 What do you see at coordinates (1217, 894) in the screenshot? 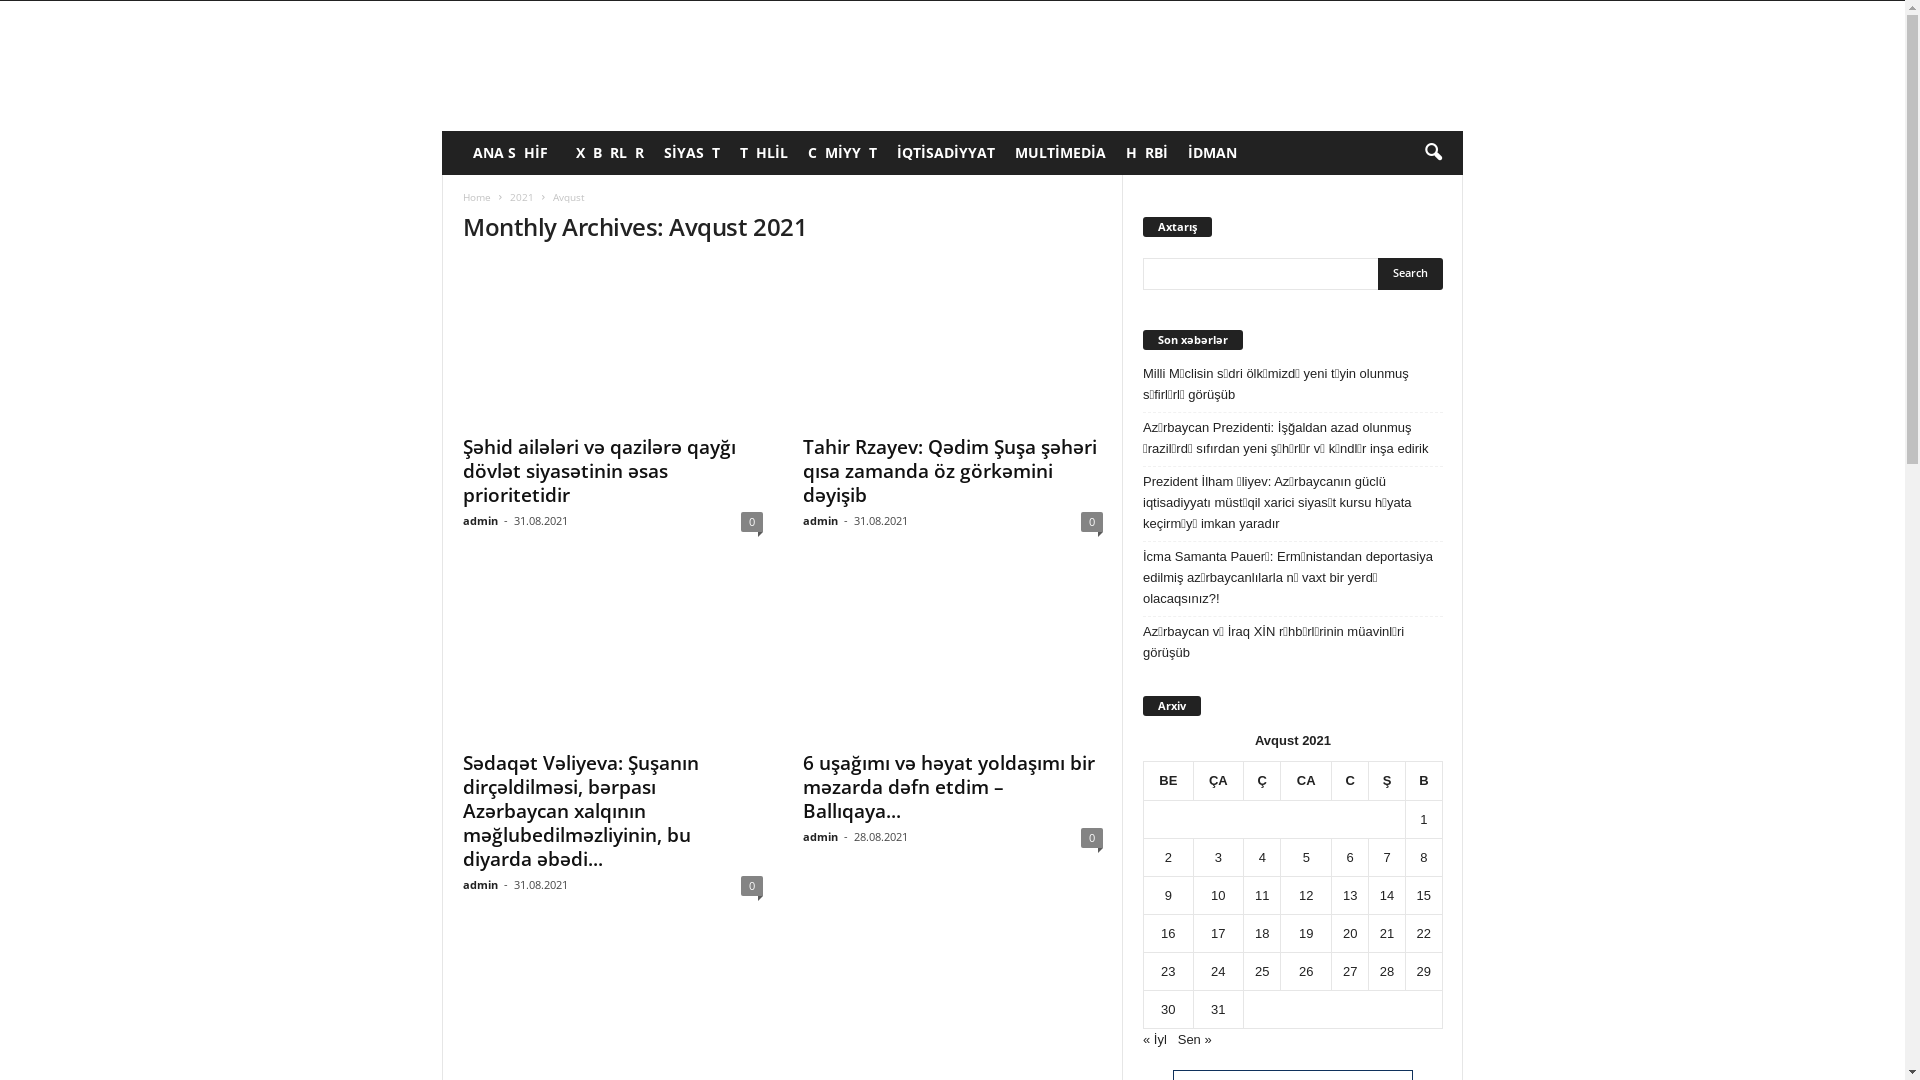
I see `'10'` at bounding box center [1217, 894].